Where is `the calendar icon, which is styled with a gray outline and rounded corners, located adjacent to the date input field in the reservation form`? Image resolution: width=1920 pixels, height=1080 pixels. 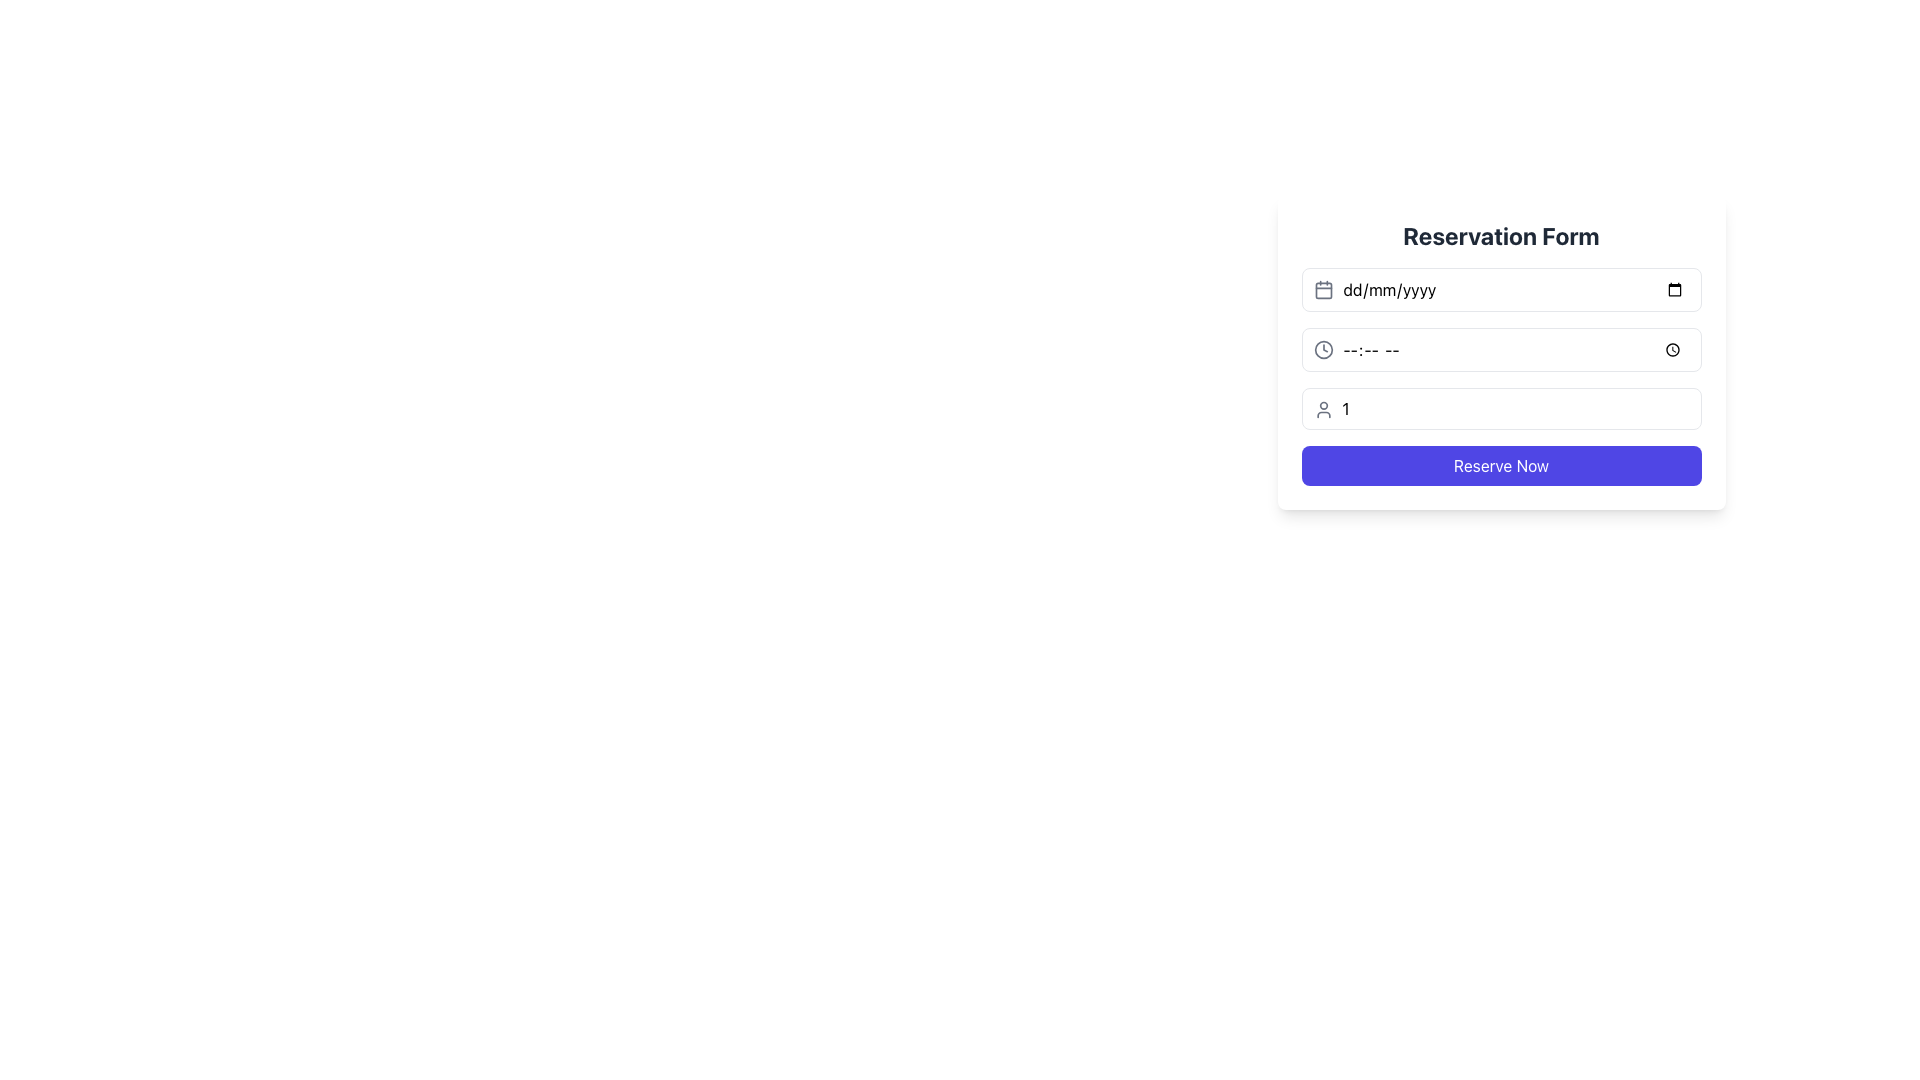
the calendar icon, which is styled with a gray outline and rounded corners, located adjacent to the date input field in the reservation form is located at coordinates (1323, 289).